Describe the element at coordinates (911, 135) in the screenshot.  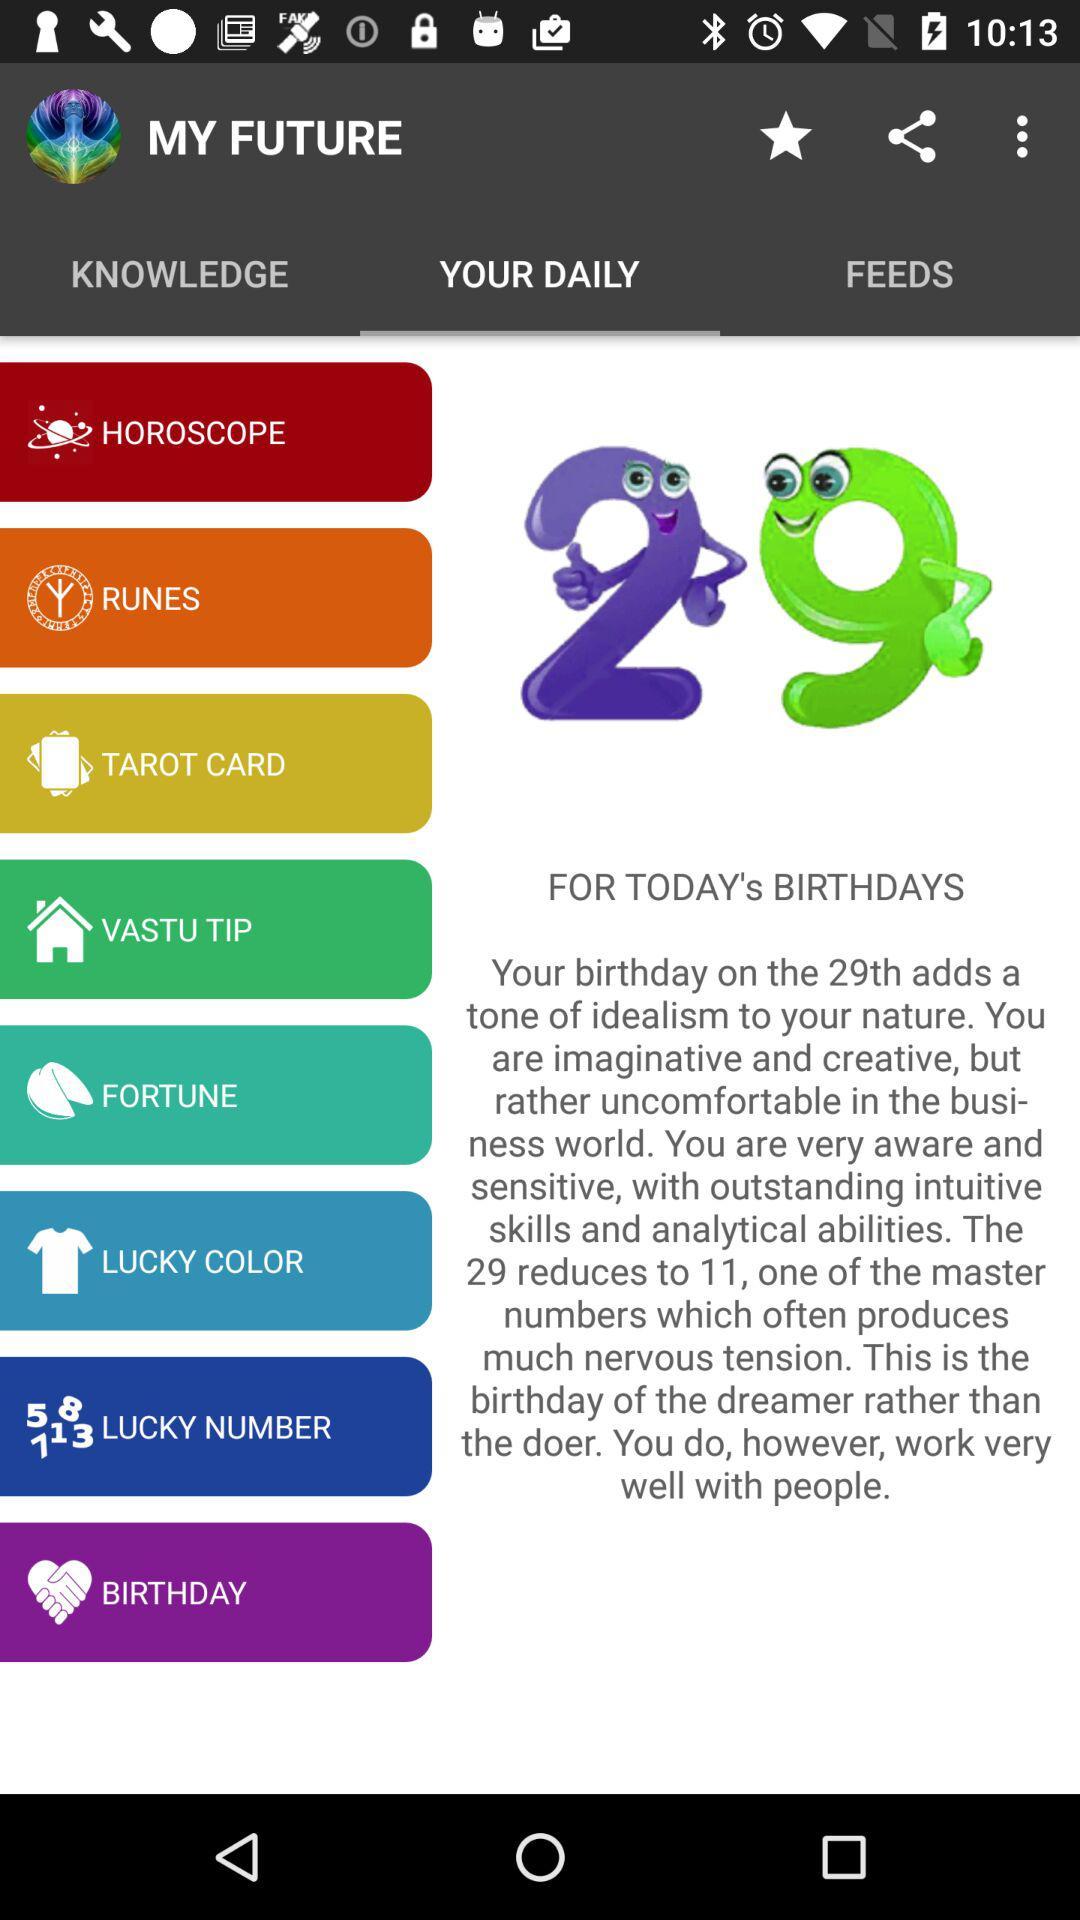
I see `the icon above feeds item` at that location.